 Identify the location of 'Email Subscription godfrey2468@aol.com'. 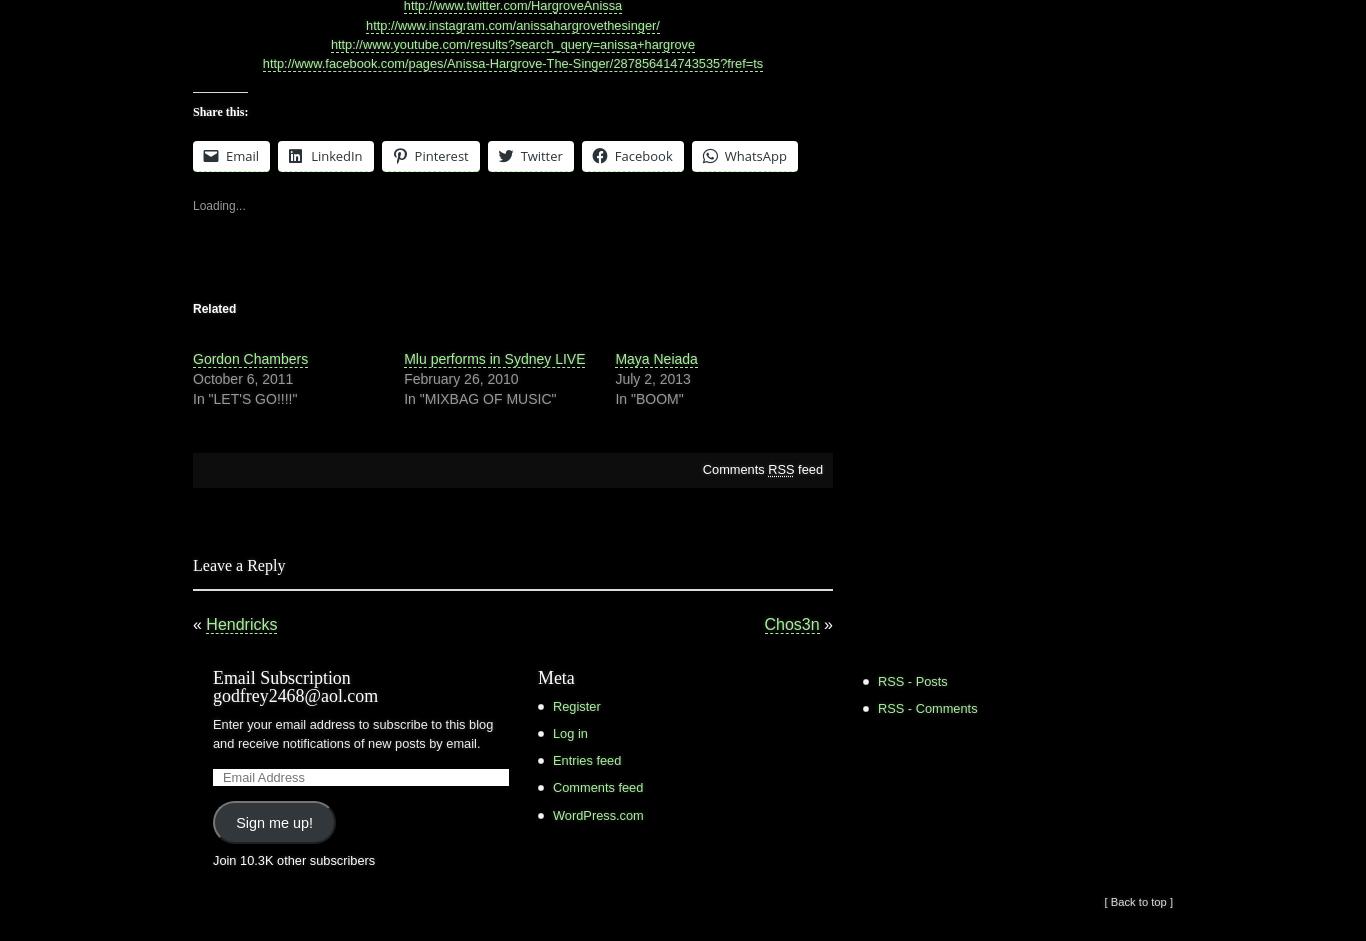
(295, 685).